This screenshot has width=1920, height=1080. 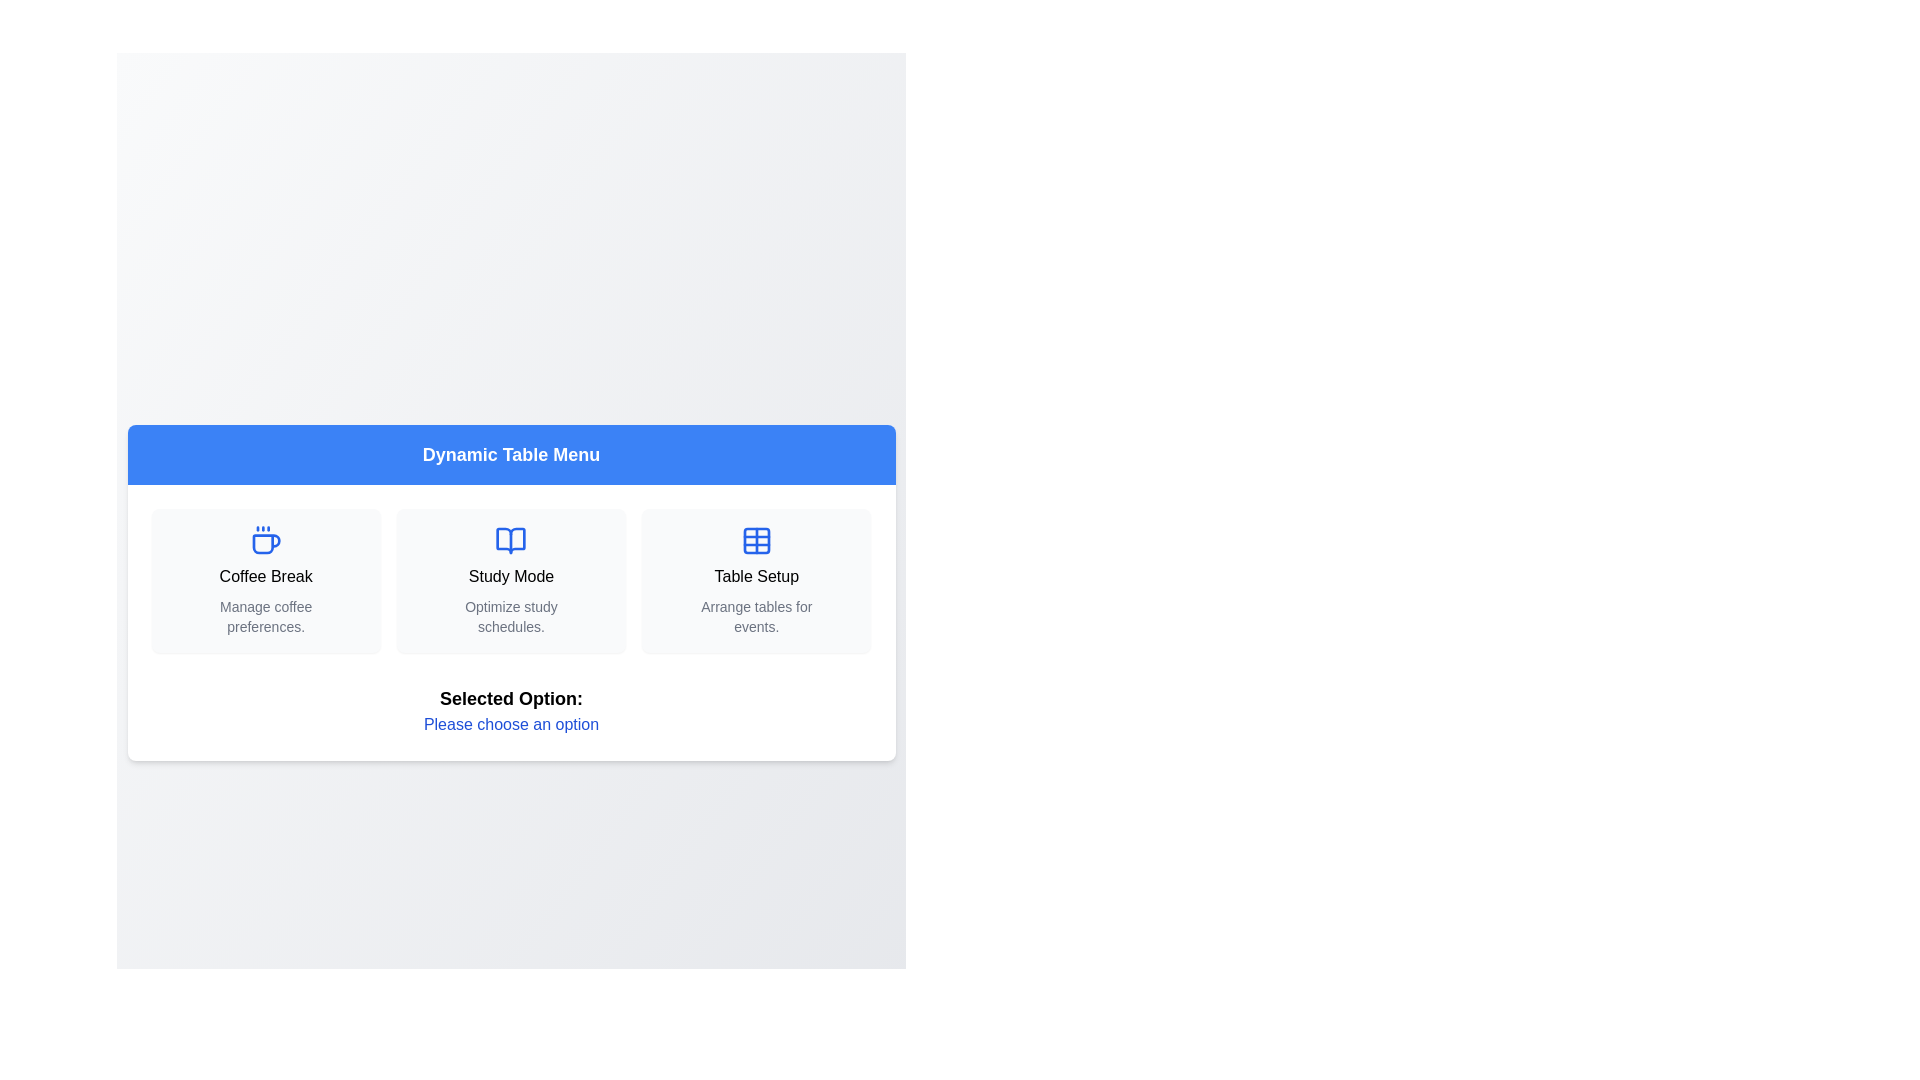 What do you see at coordinates (264, 581) in the screenshot?
I see `the menu option Coffee Break from the Dynamic Table Menu` at bounding box center [264, 581].